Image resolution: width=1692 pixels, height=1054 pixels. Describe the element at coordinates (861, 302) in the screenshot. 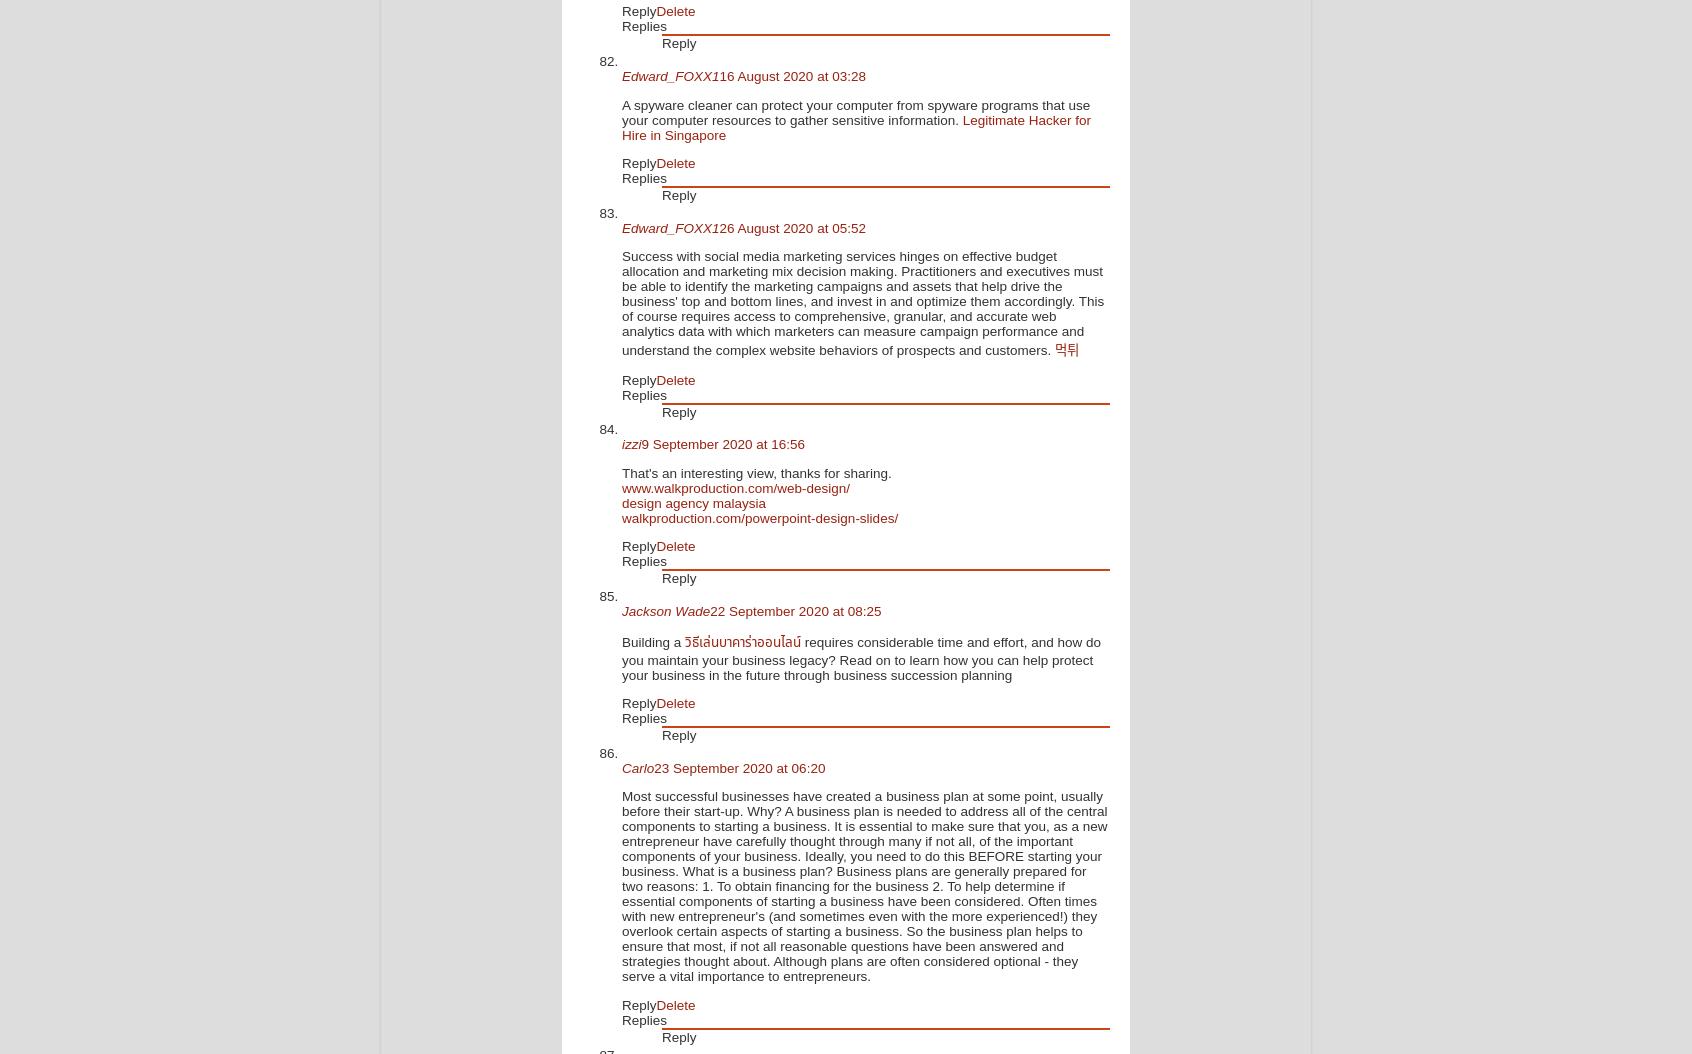

I see `'Success with social media marketing services hinges on effective budget allocation and marketing mix decision making. Practitioners and executives must be able to identify the marketing campaigns and assets that help drive the business' top and bottom lines, and invest in and optimize them accordingly. This of course requires access to comprehensive, granular, and accurate web analytics data with which marketers can measure campaign performance and understand the complex website behaviors of prospects and customers.'` at that location.